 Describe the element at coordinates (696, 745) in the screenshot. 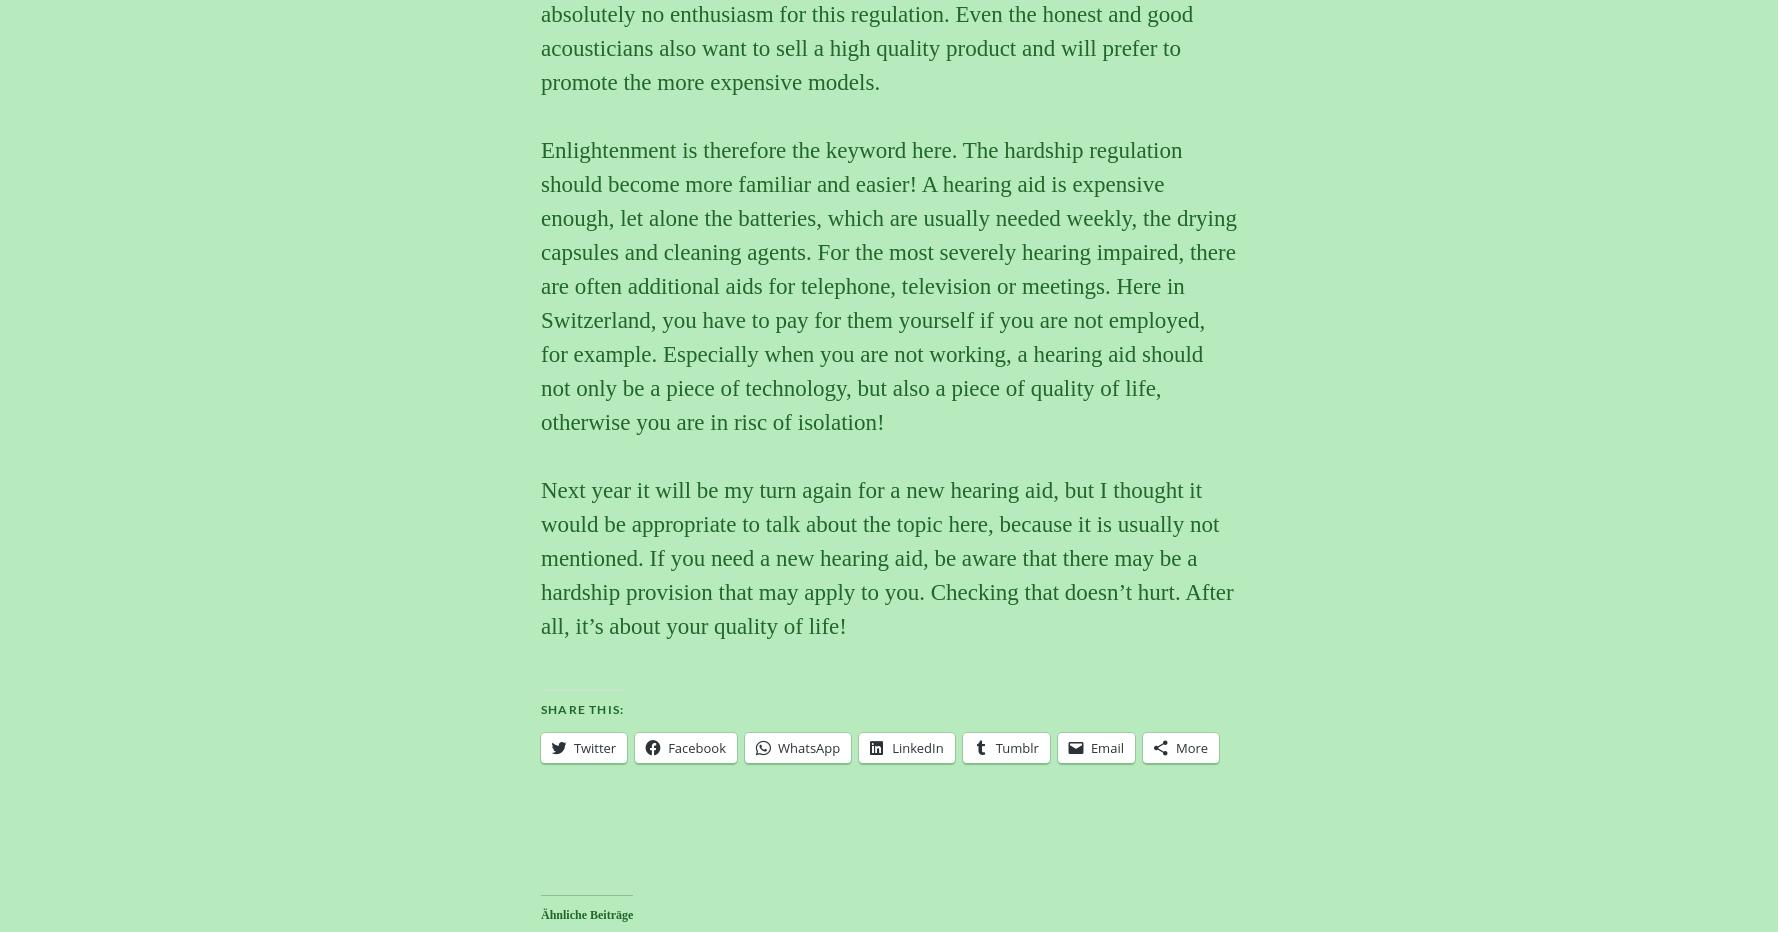

I see `'Facebook'` at that location.